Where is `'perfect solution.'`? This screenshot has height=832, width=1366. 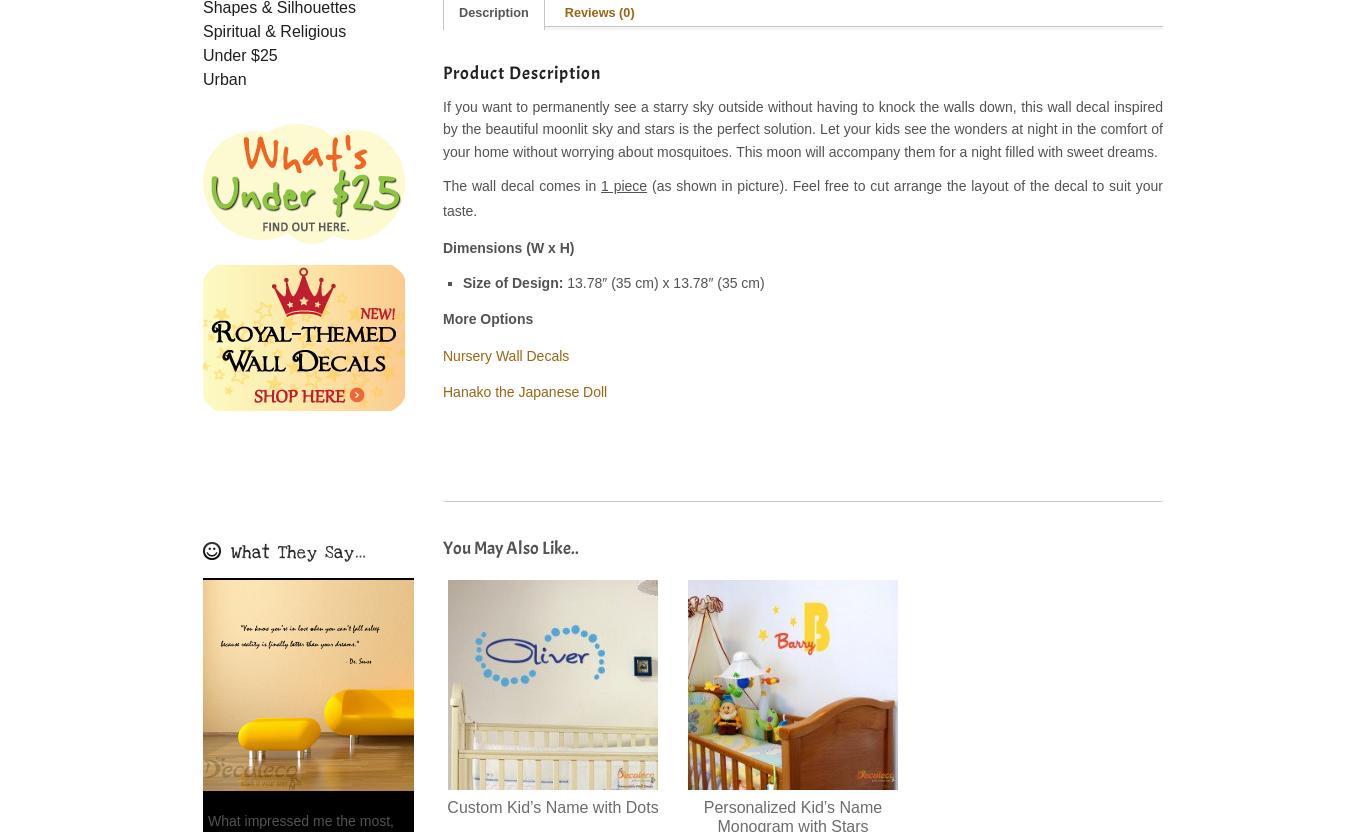
'perfect solution.' is located at coordinates (766, 128).